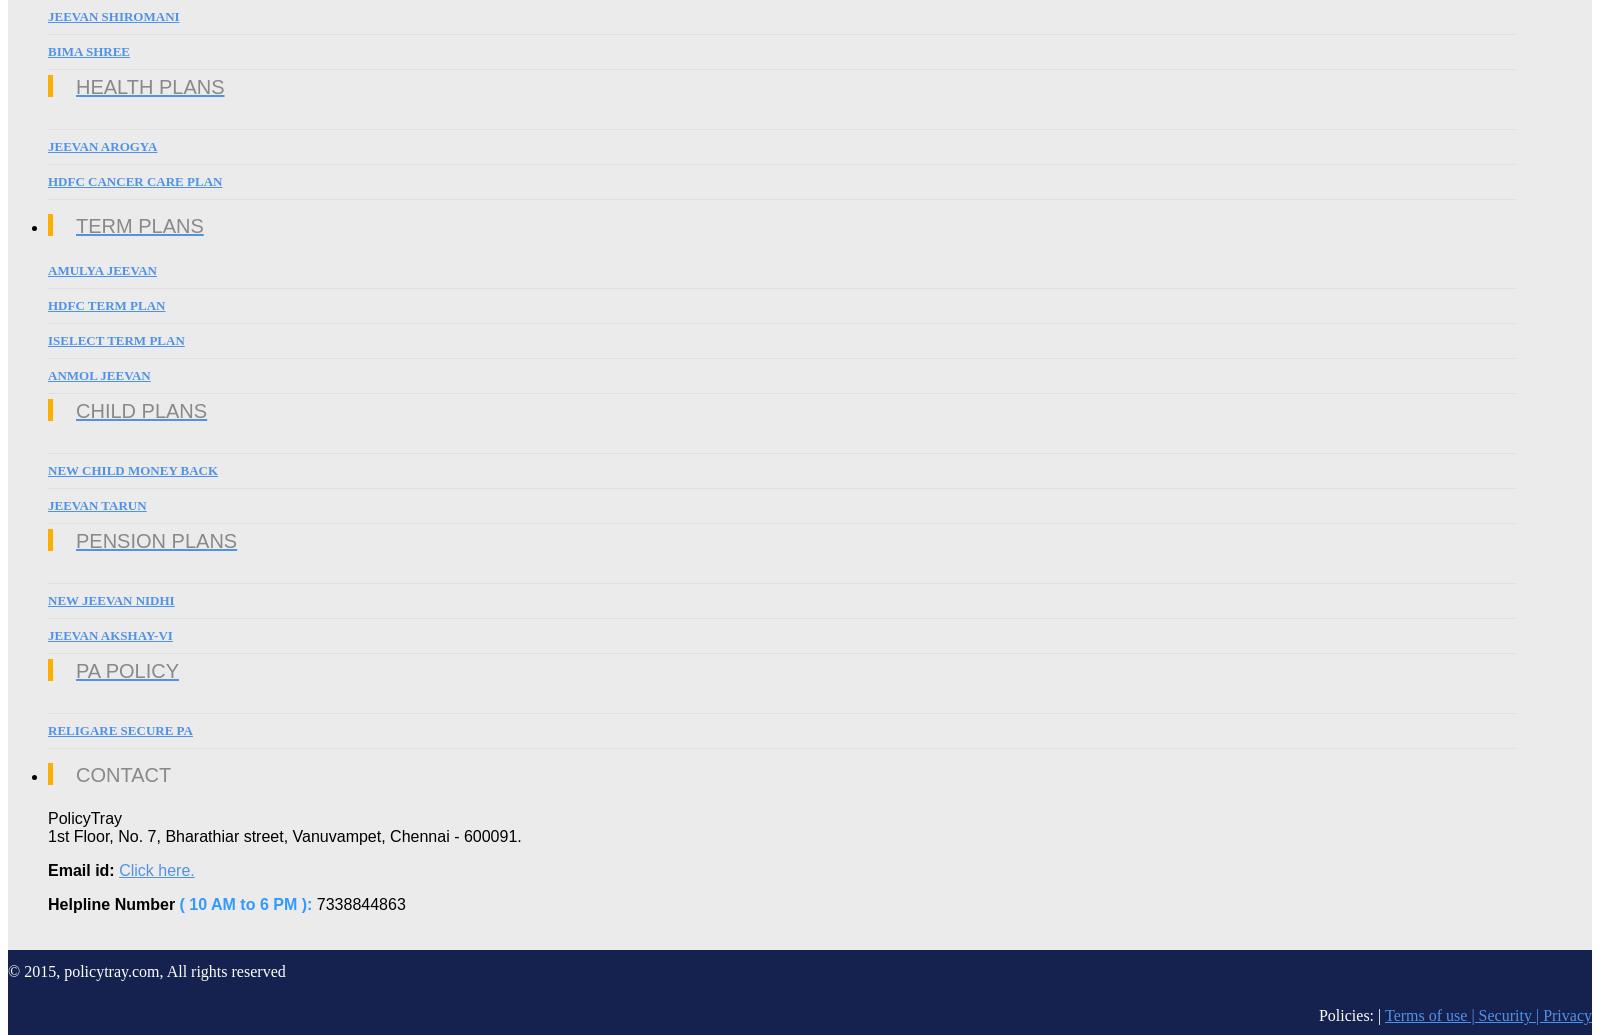 This screenshot has width=1600, height=1035. I want to click on '( 10 AM to 6 PM ):', so click(245, 903).